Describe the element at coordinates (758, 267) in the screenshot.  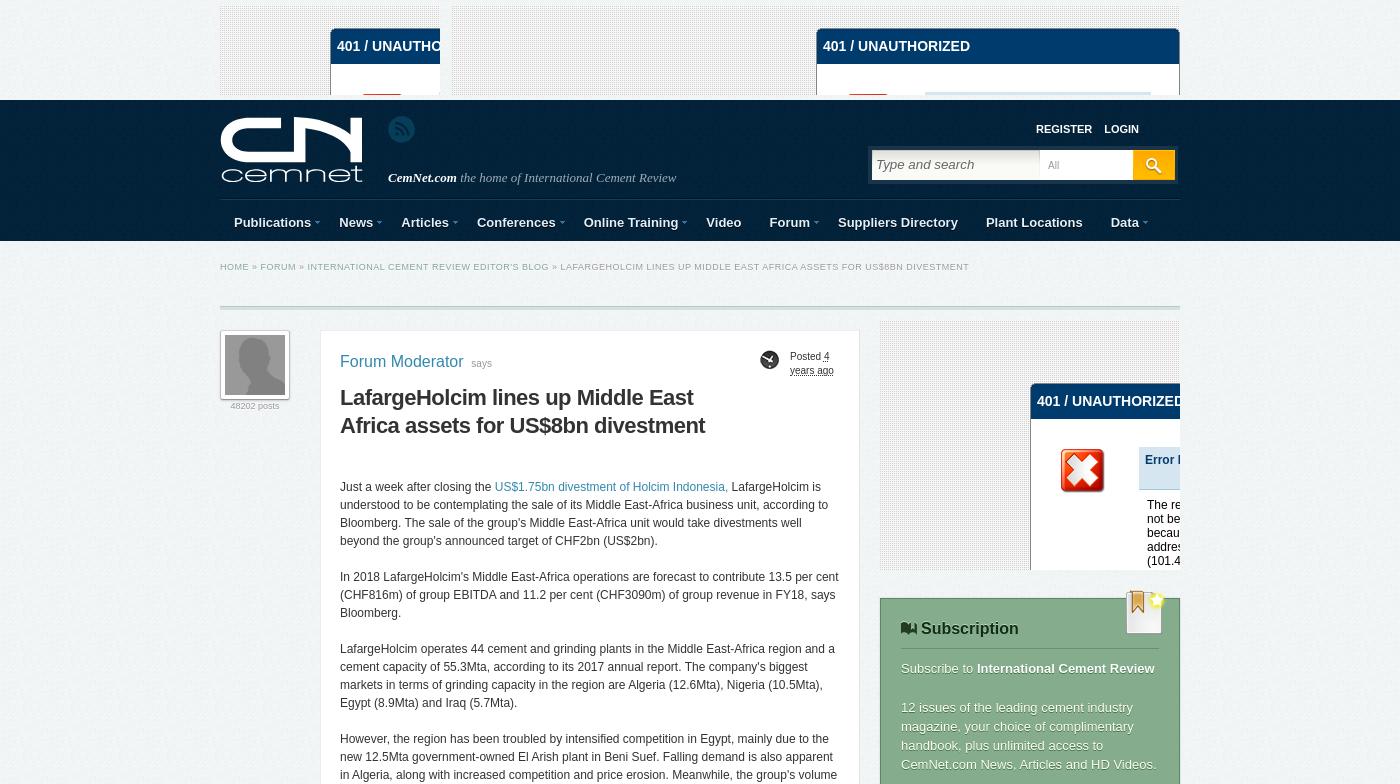
I see `'»
    LafargeHolcim lines up Middle East Africa assets for US$8bn divestment'` at that location.